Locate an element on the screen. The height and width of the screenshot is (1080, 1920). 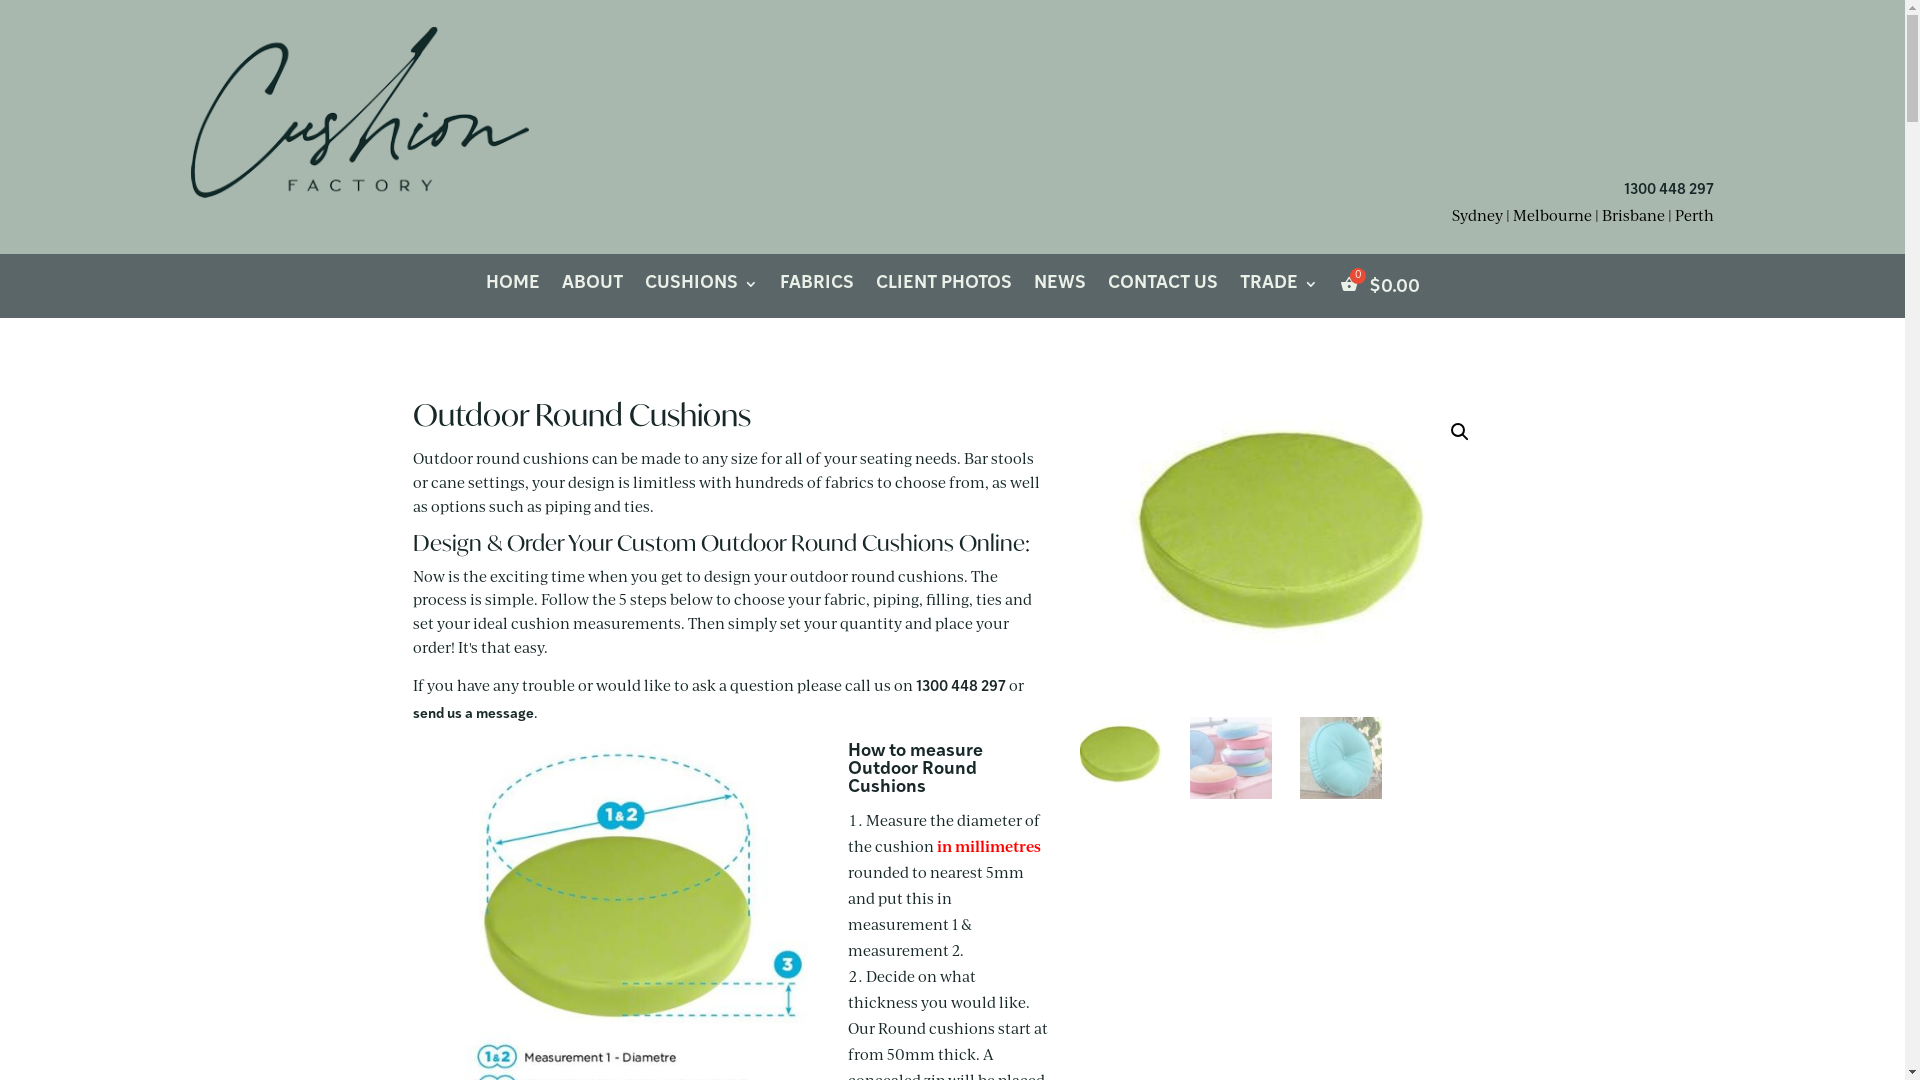
'send us a message' is located at coordinates (471, 713).